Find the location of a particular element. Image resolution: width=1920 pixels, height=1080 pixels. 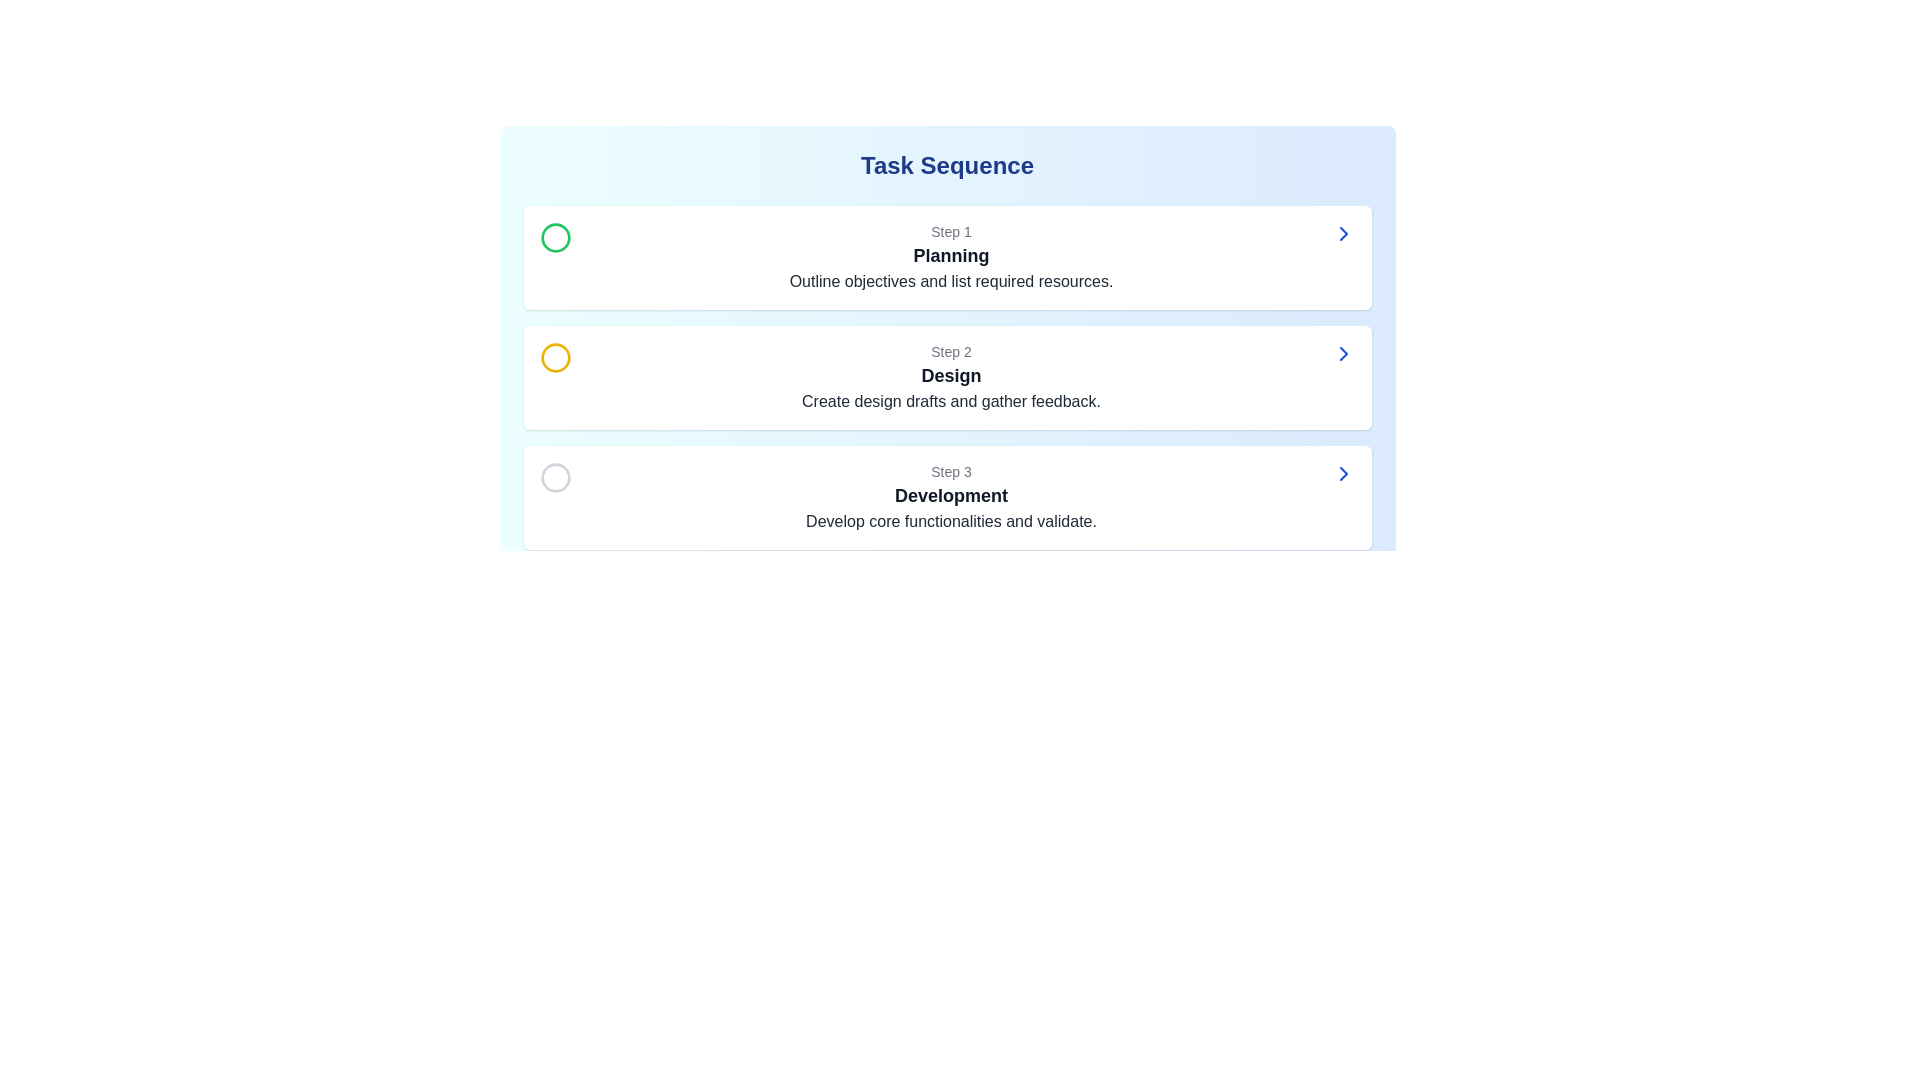

the rightward-pointing blue chevron icon located in the far-right part of the 'Step 2' and 'Design' section is located at coordinates (1343, 353).